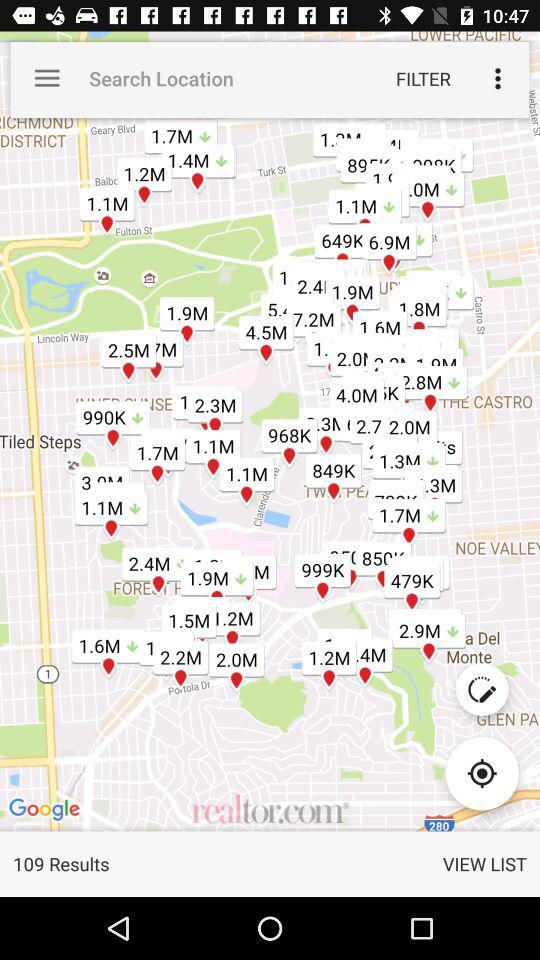  I want to click on the location_crosshair icon, so click(481, 772).